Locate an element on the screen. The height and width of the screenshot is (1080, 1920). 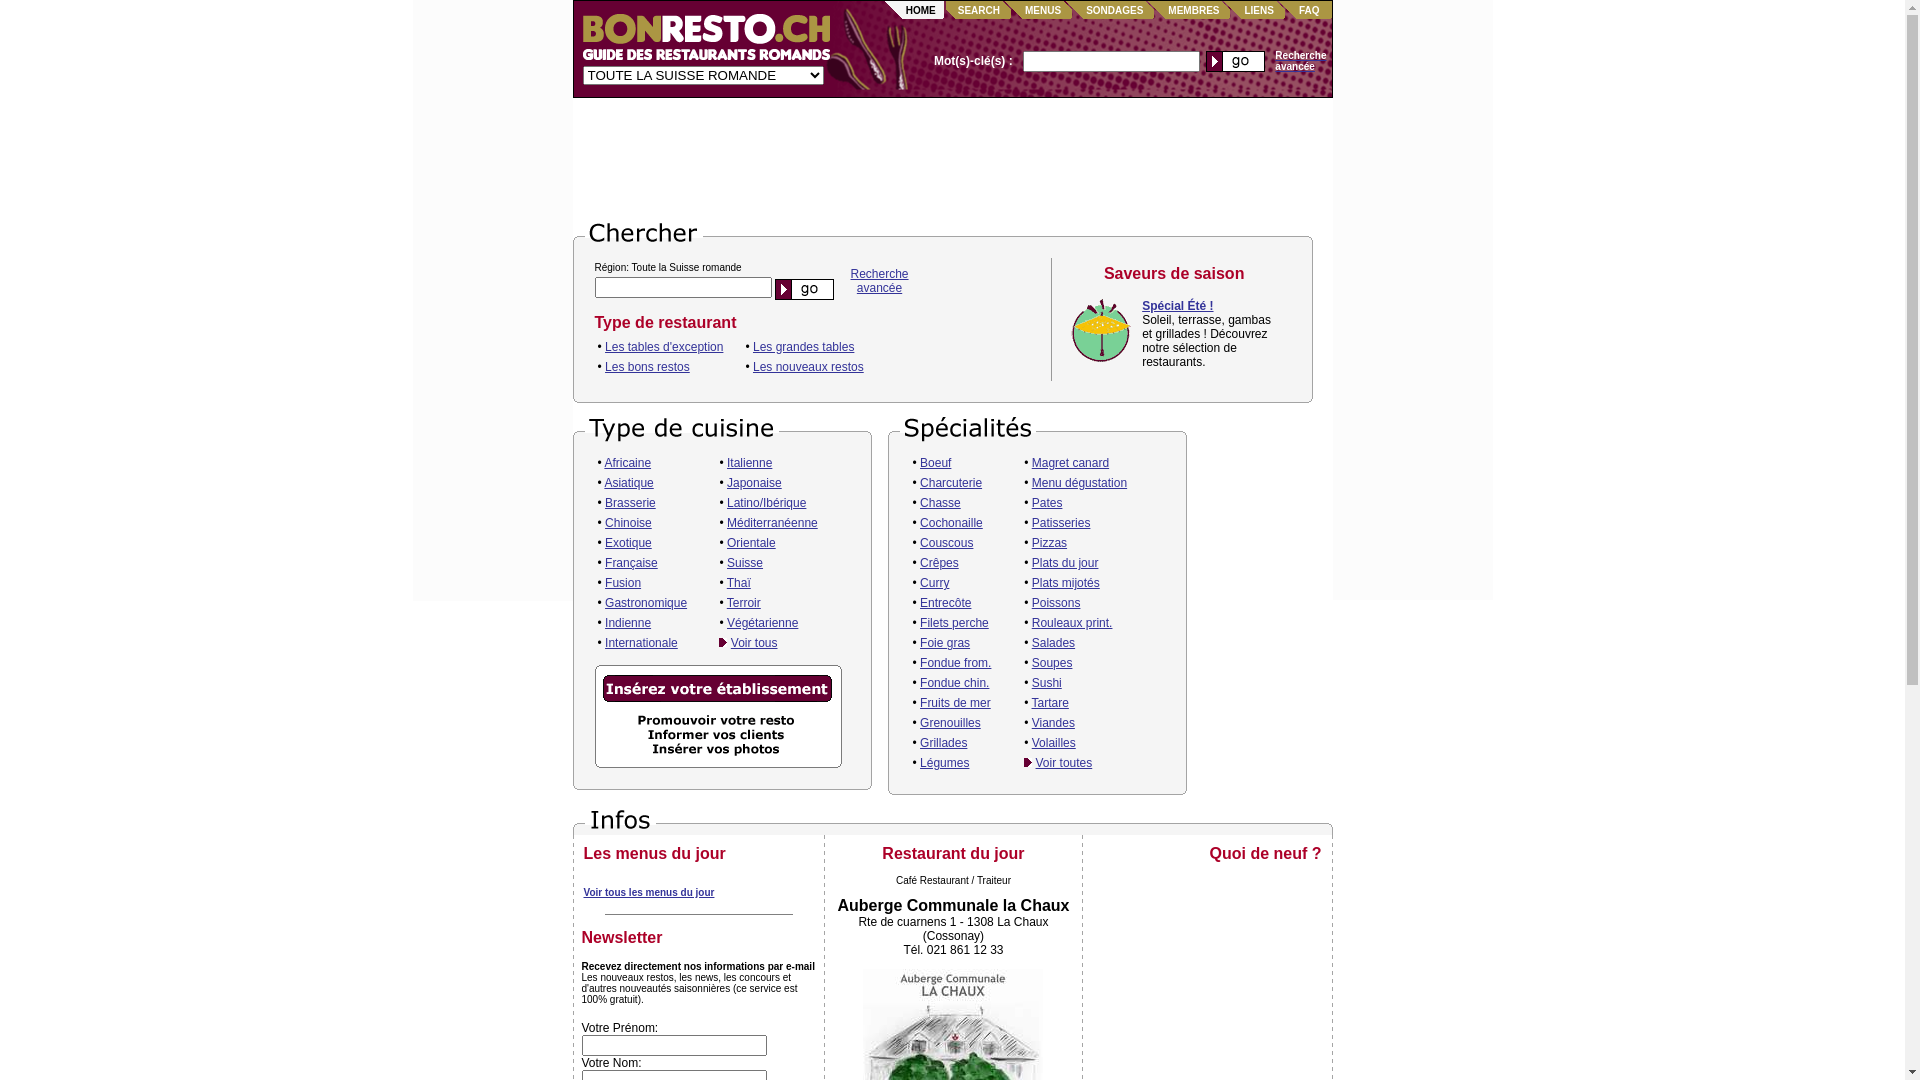
'Grenouilles' is located at coordinates (949, 722).